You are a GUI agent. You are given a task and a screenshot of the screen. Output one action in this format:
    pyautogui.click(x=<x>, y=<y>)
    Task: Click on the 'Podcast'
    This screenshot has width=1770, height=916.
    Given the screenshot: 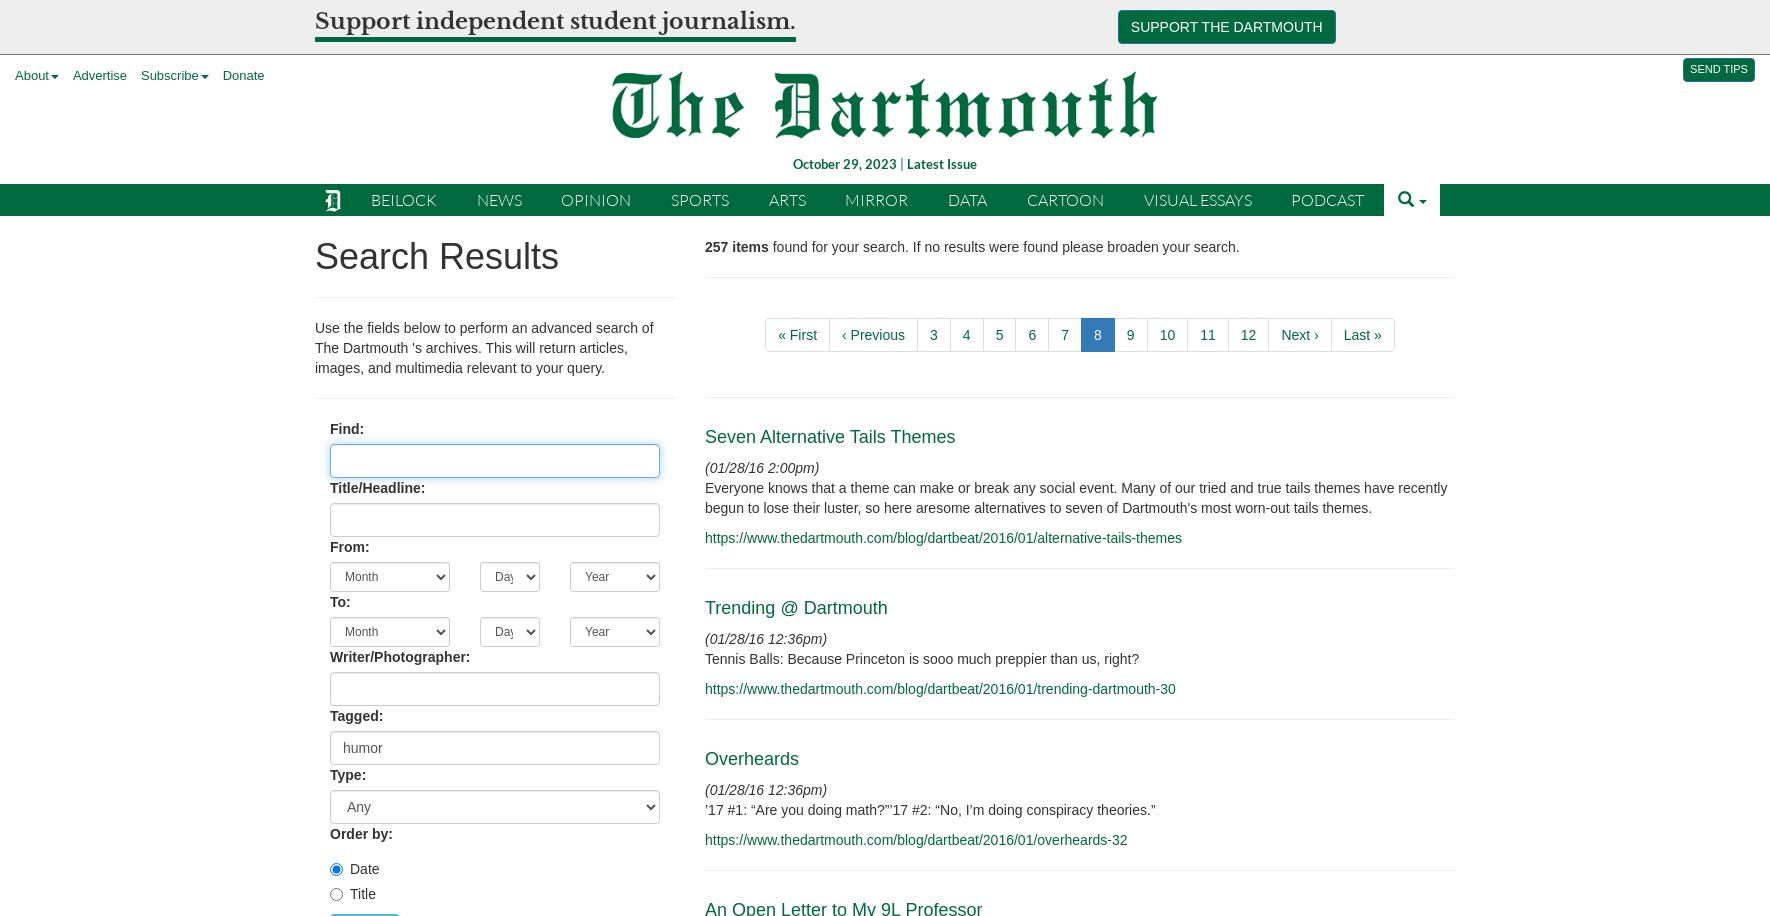 What is the action you would take?
    pyautogui.click(x=1326, y=197)
    